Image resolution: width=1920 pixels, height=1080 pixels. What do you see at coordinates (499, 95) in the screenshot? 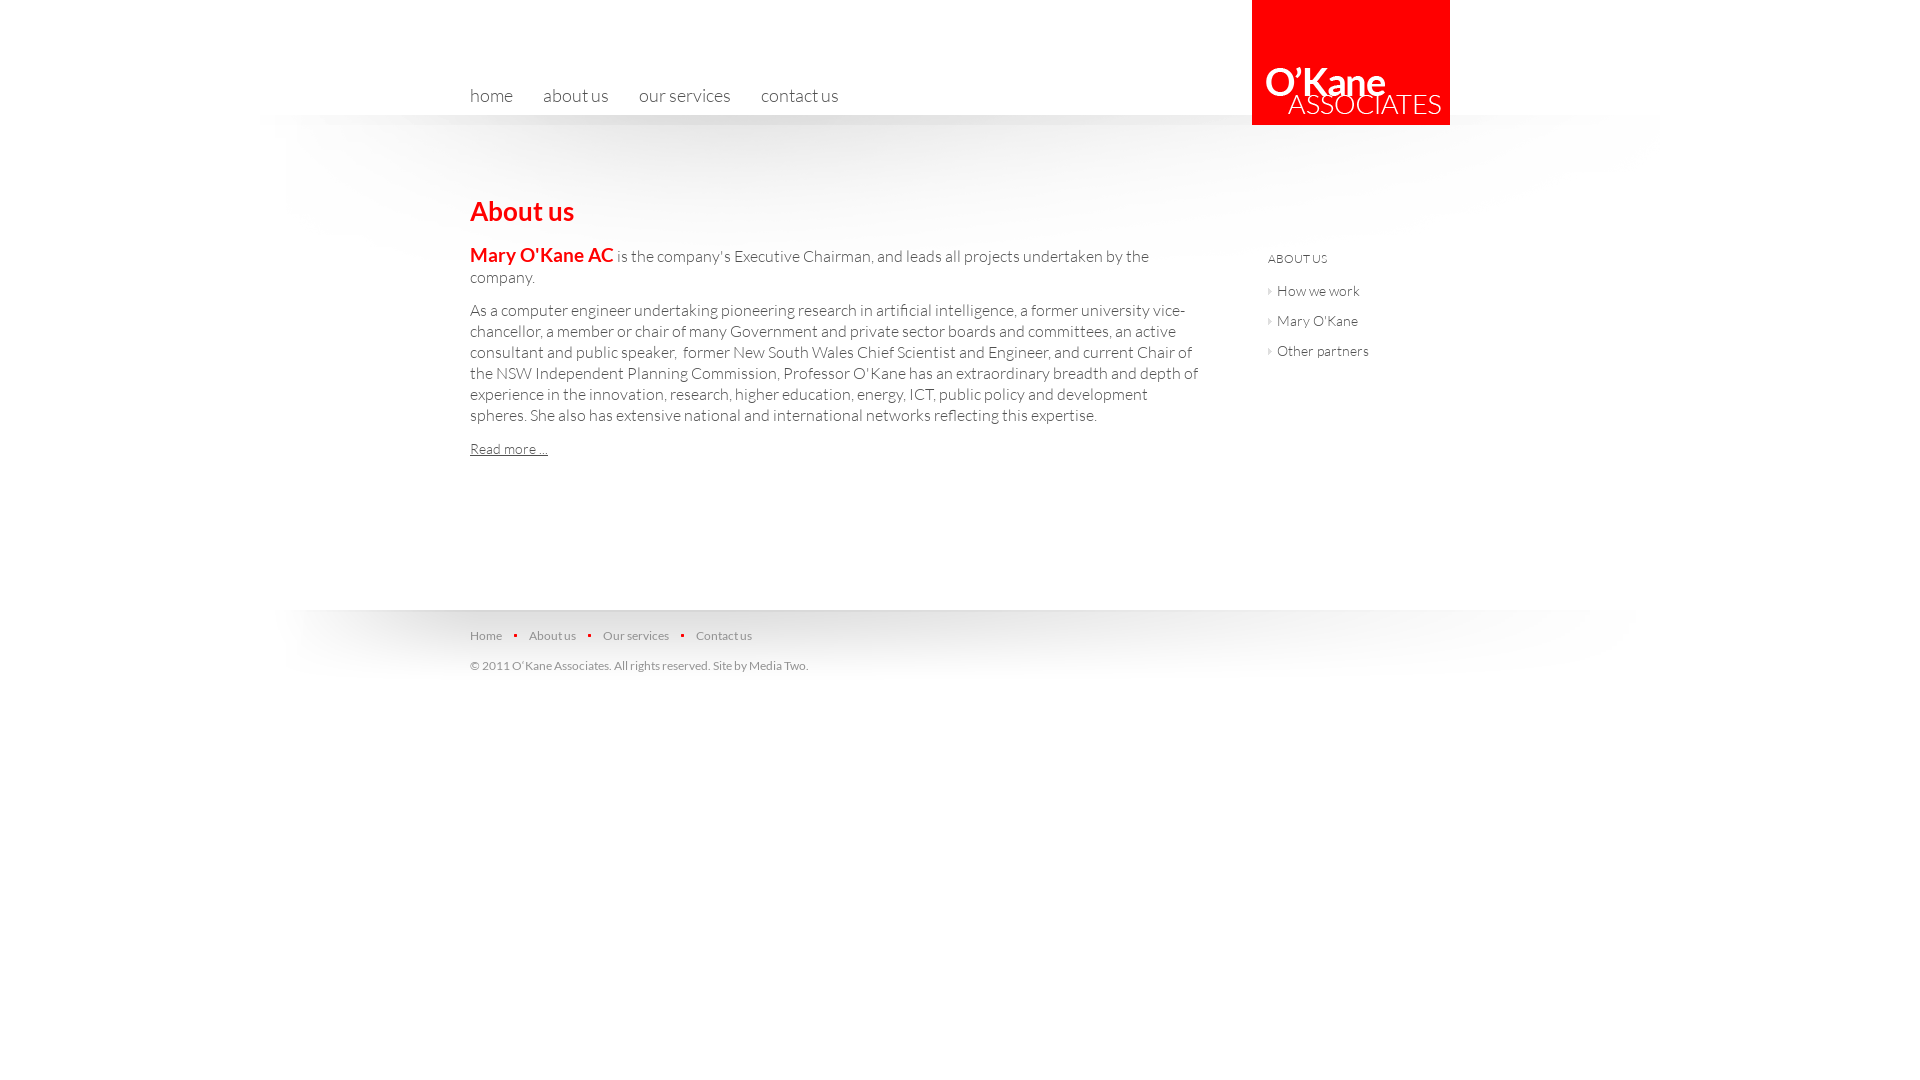
I see `'home'` at bounding box center [499, 95].